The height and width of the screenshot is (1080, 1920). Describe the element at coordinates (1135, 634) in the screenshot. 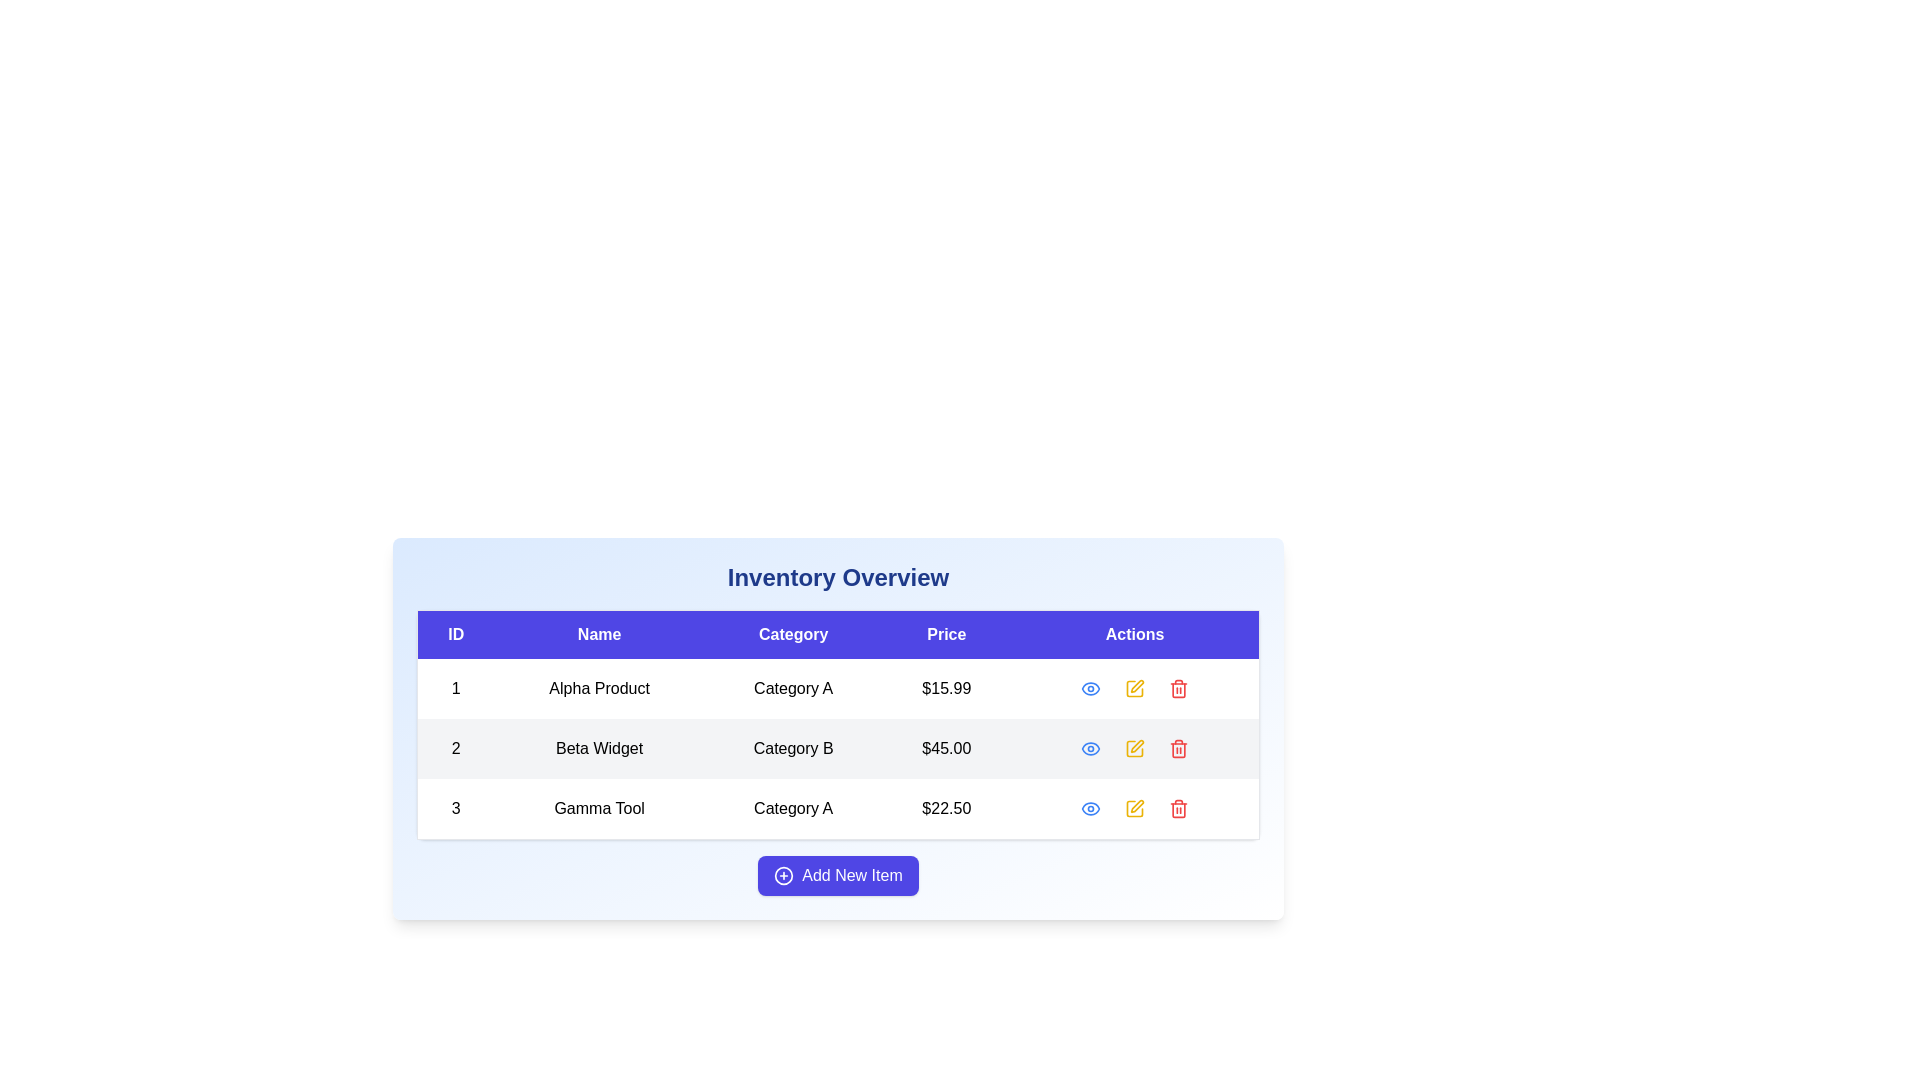

I see `the 'Actions' column header cell in the table, which is the rightmost header located at the last position of the header row` at that location.